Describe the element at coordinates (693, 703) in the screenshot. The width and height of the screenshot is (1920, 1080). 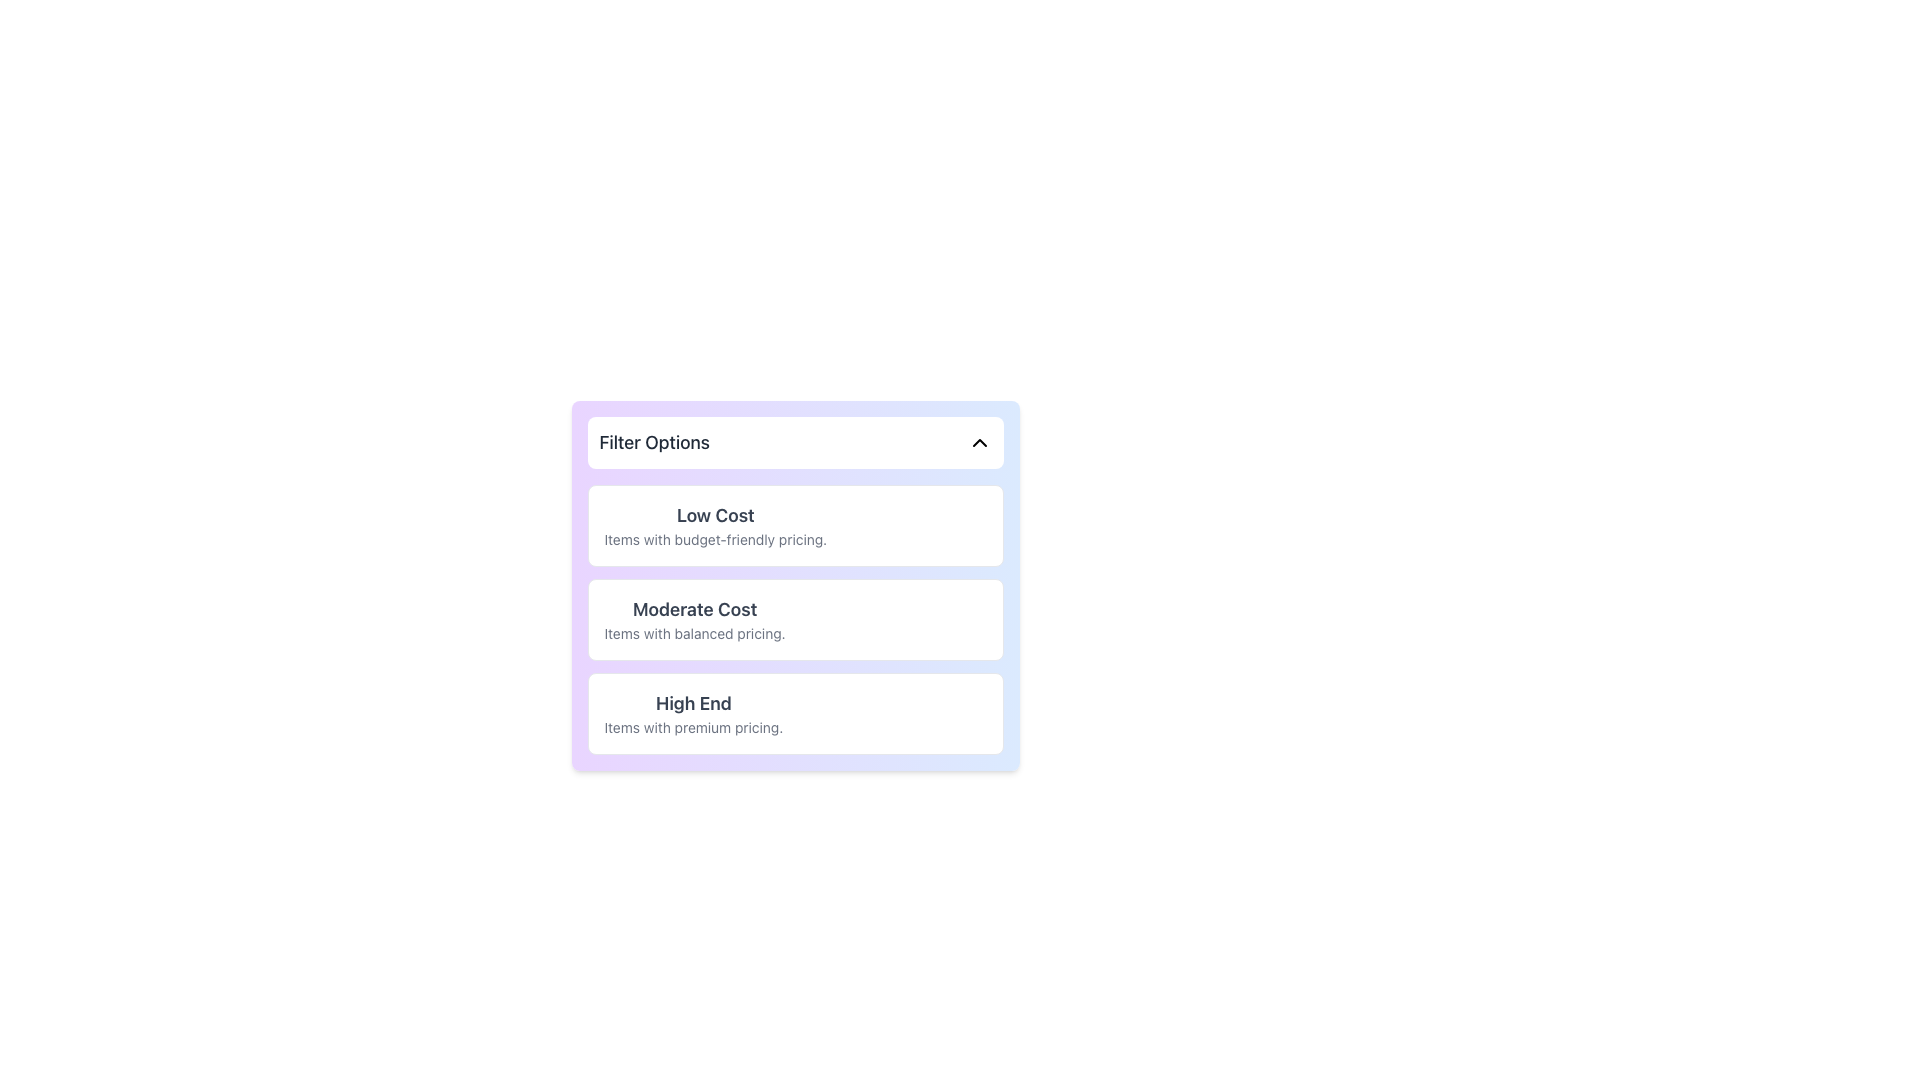
I see `the text label reading 'High End', which is prominently displayed in bold, large, dark gray font within a light-colored section of the interface` at that location.